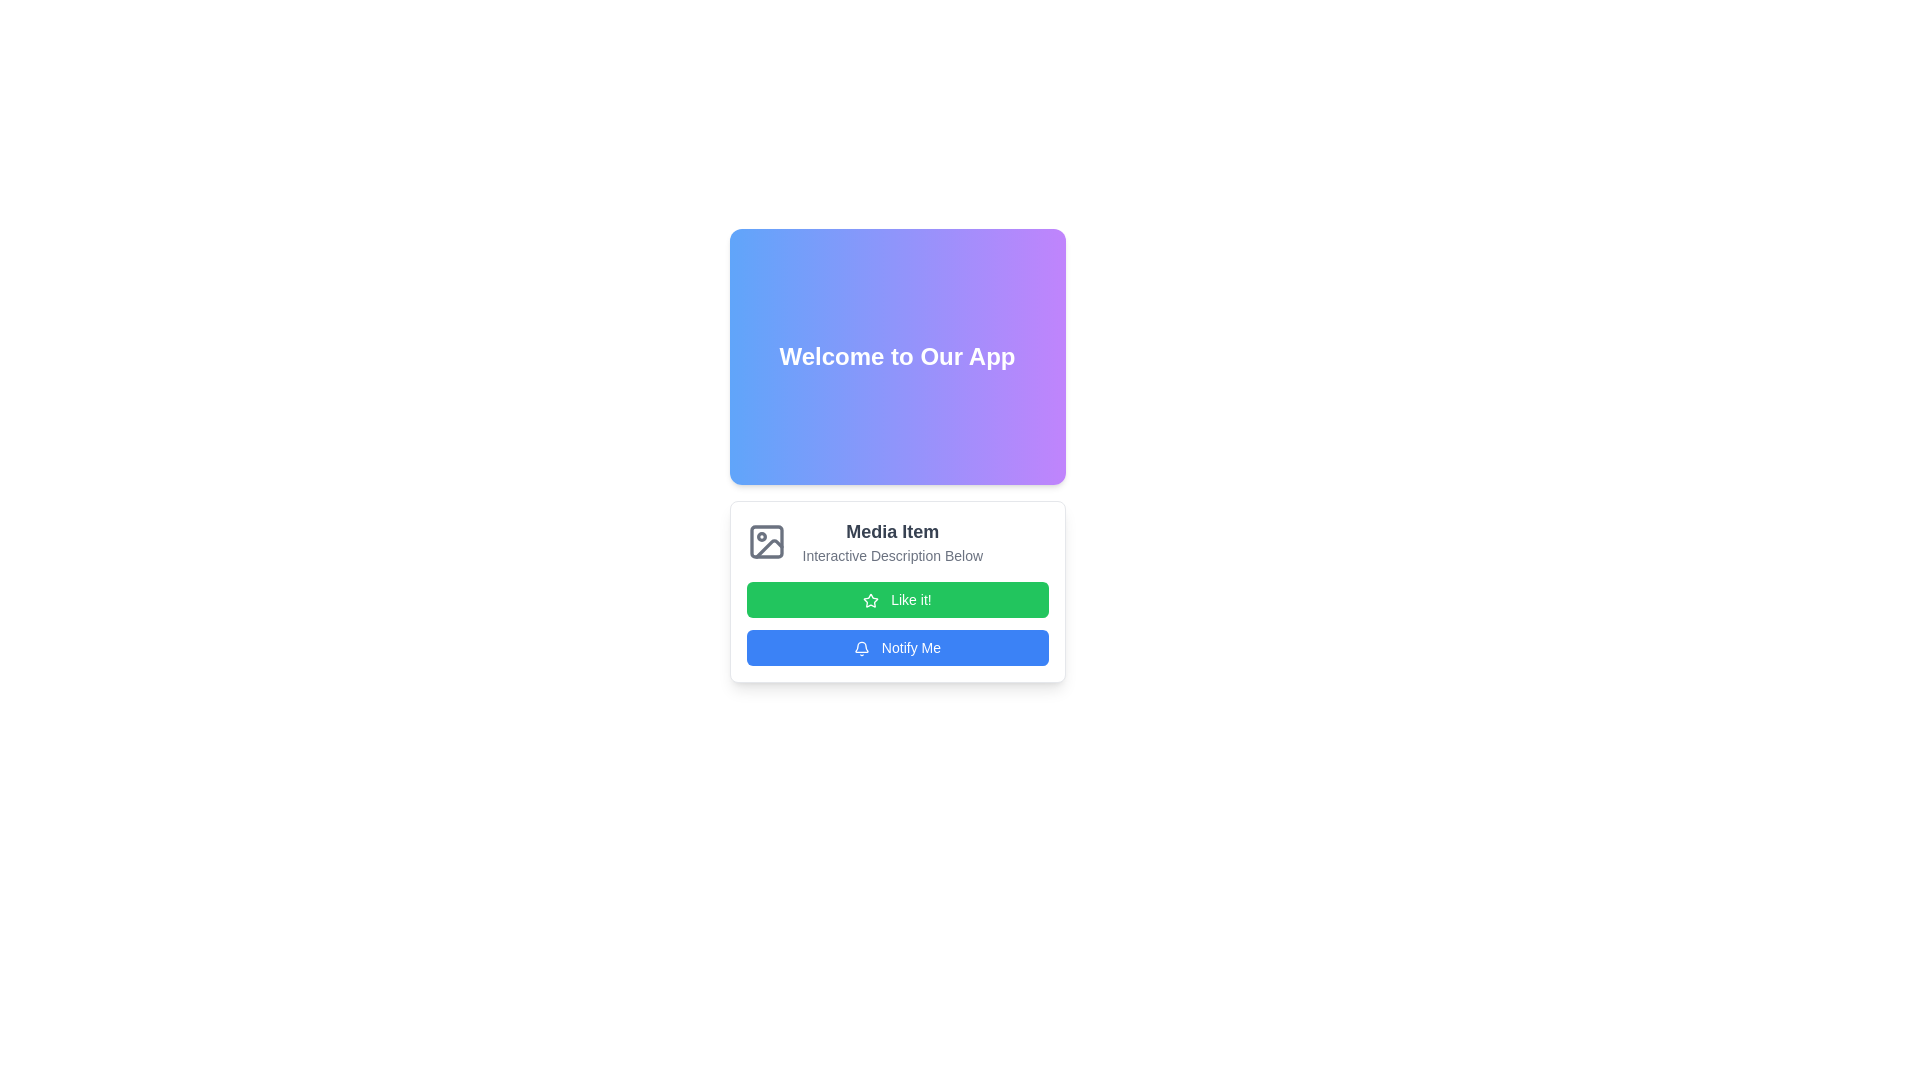 This screenshot has height=1080, width=1920. I want to click on the 'Like' button located at the first interactive component below the 'Media Item' description, so click(896, 590).